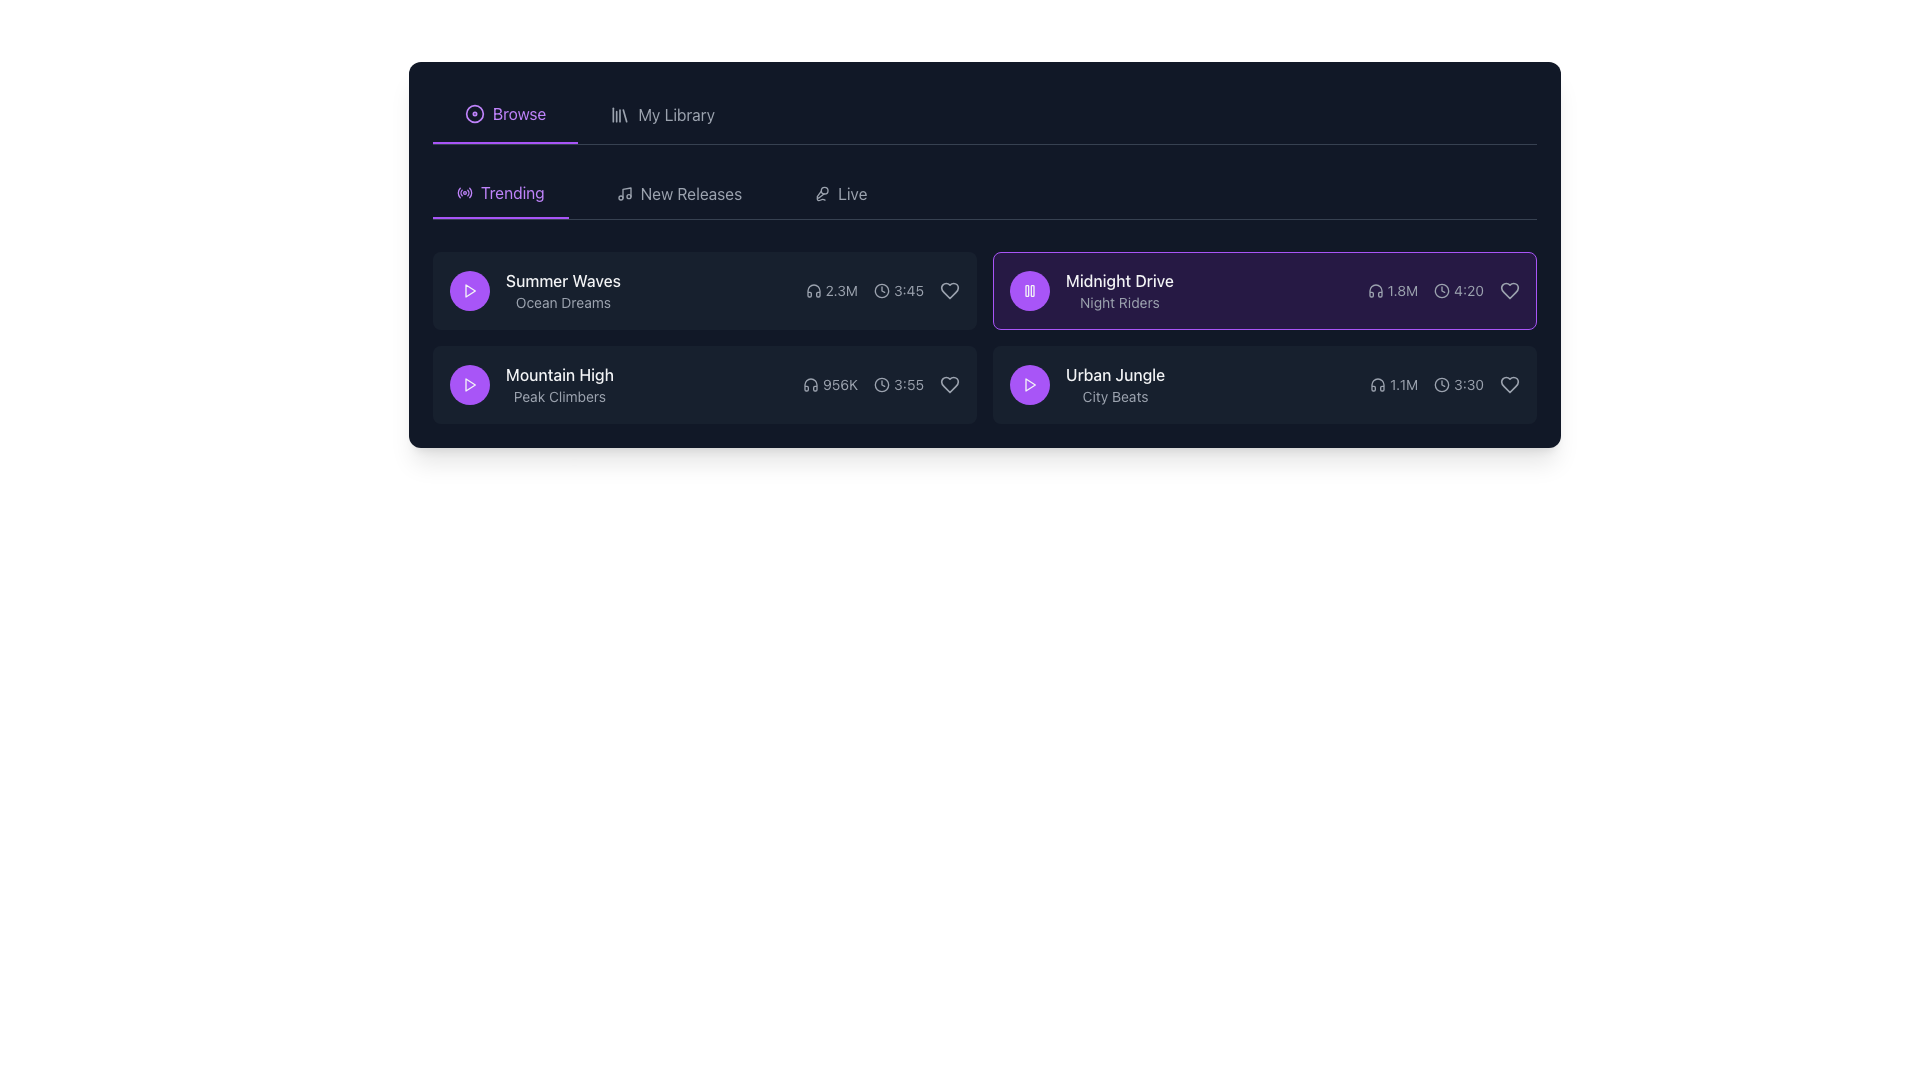 The image size is (1920, 1080). What do you see at coordinates (1377, 385) in the screenshot?
I see `the headphones icon located to the left of the number '1.1M' in the 'Urban Jungle' track entry` at bounding box center [1377, 385].